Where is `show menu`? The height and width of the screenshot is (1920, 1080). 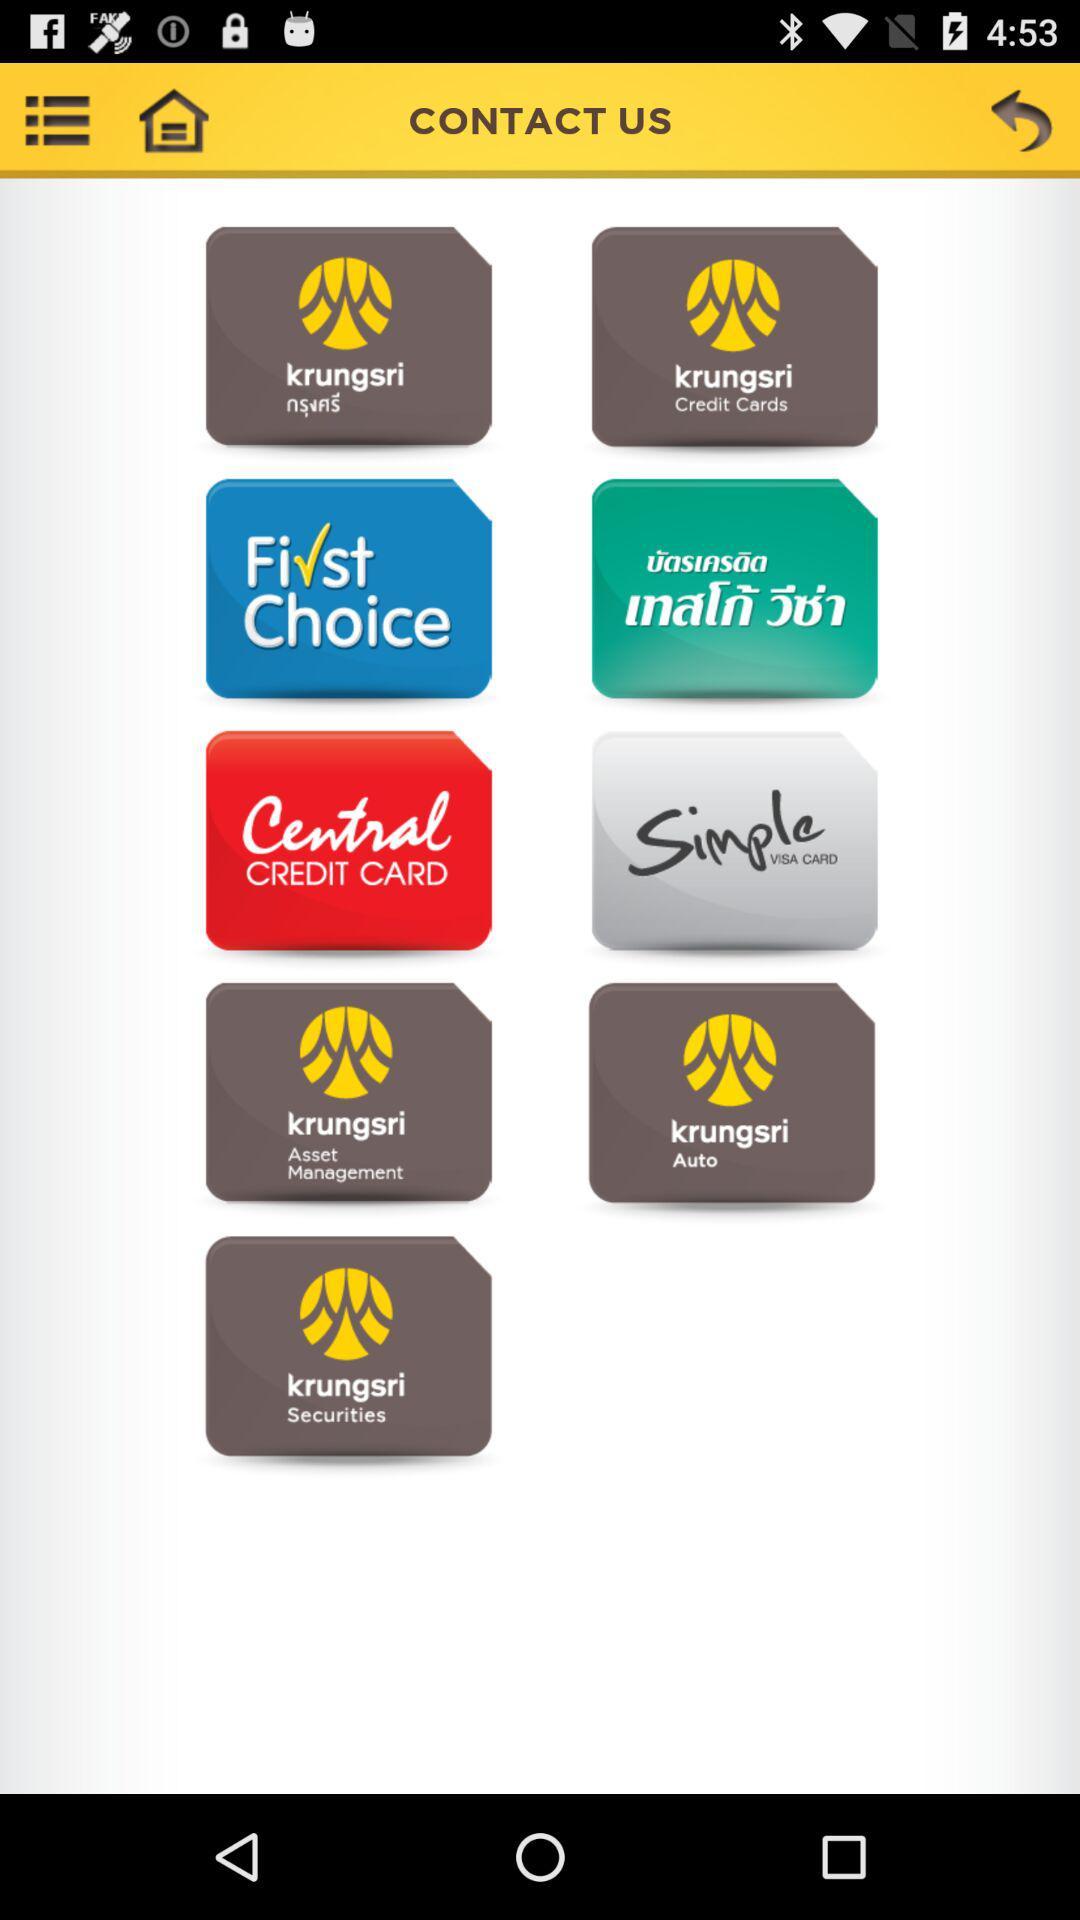 show menu is located at coordinates (56, 119).